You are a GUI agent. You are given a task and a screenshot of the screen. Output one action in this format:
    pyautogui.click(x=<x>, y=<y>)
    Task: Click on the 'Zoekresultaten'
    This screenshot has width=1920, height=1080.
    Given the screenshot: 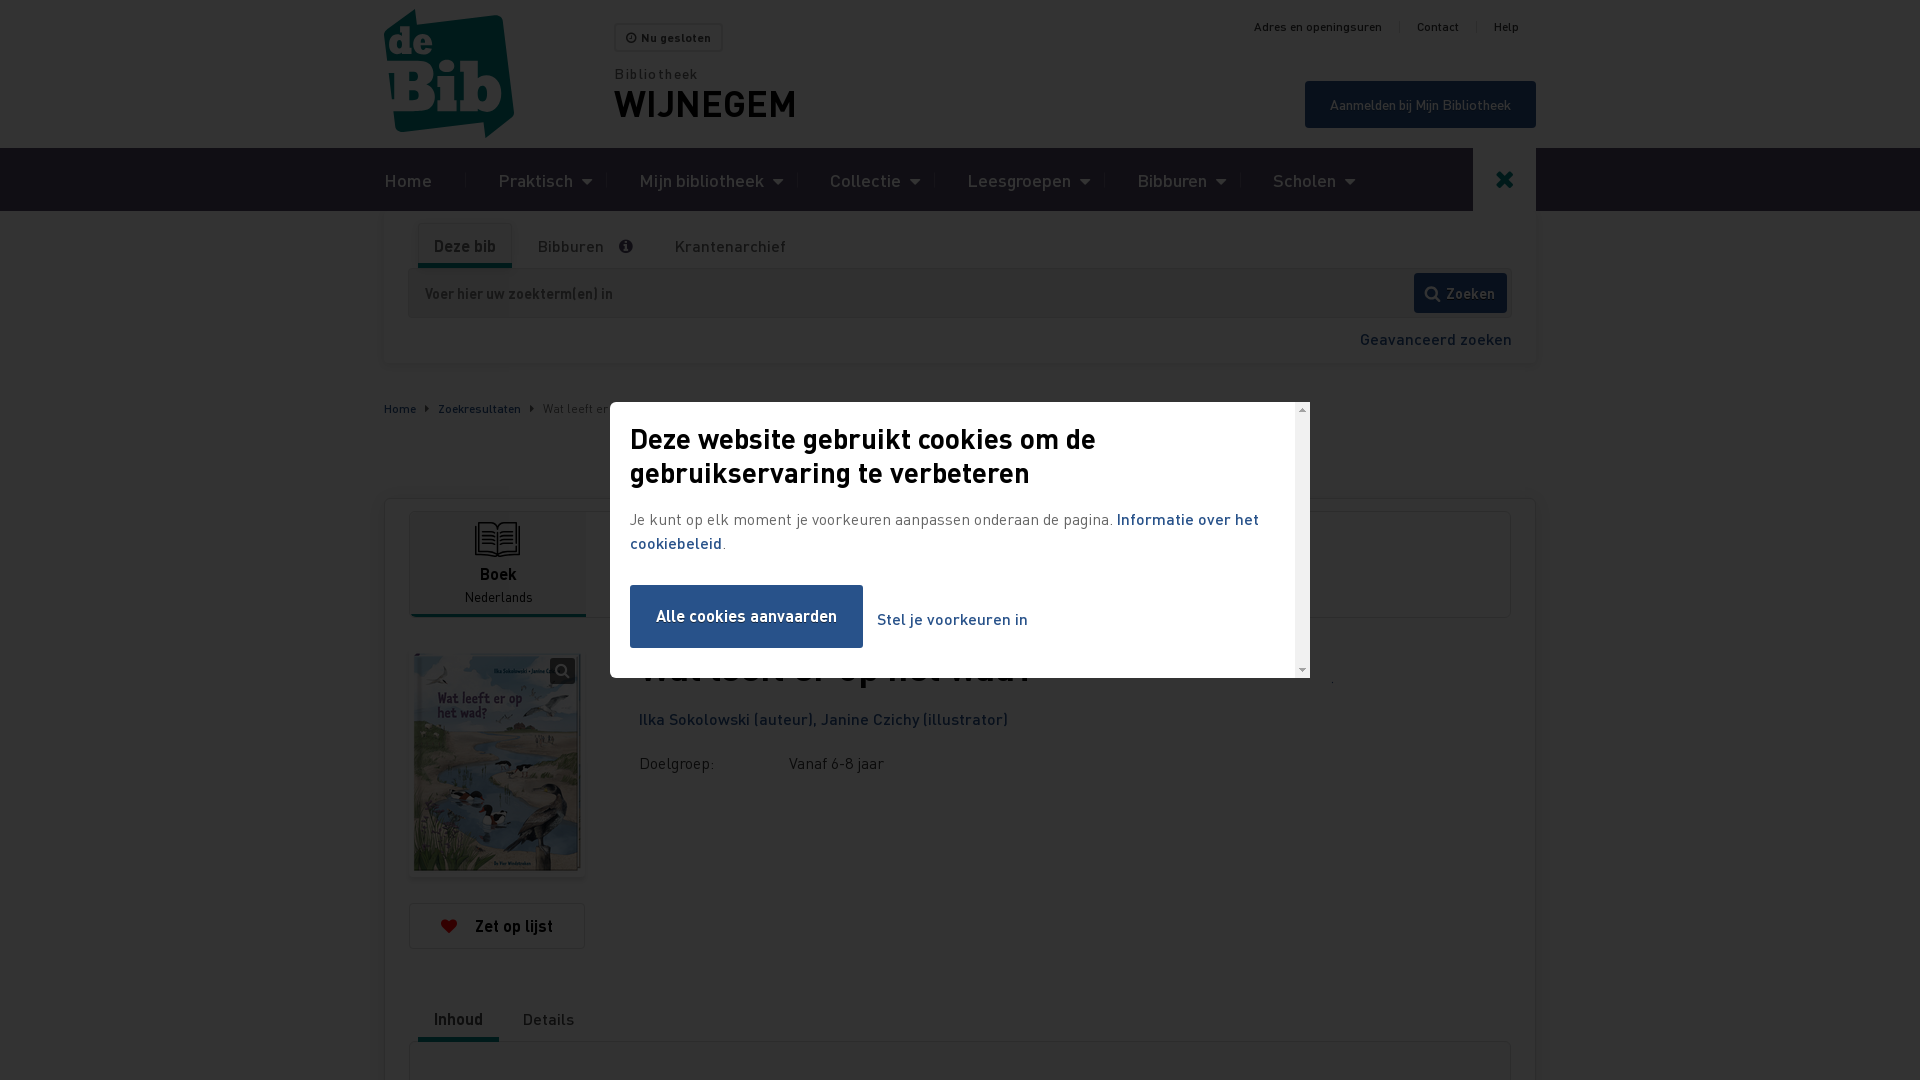 What is the action you would take?
    pyautogui.click(x=436, y=407)
    